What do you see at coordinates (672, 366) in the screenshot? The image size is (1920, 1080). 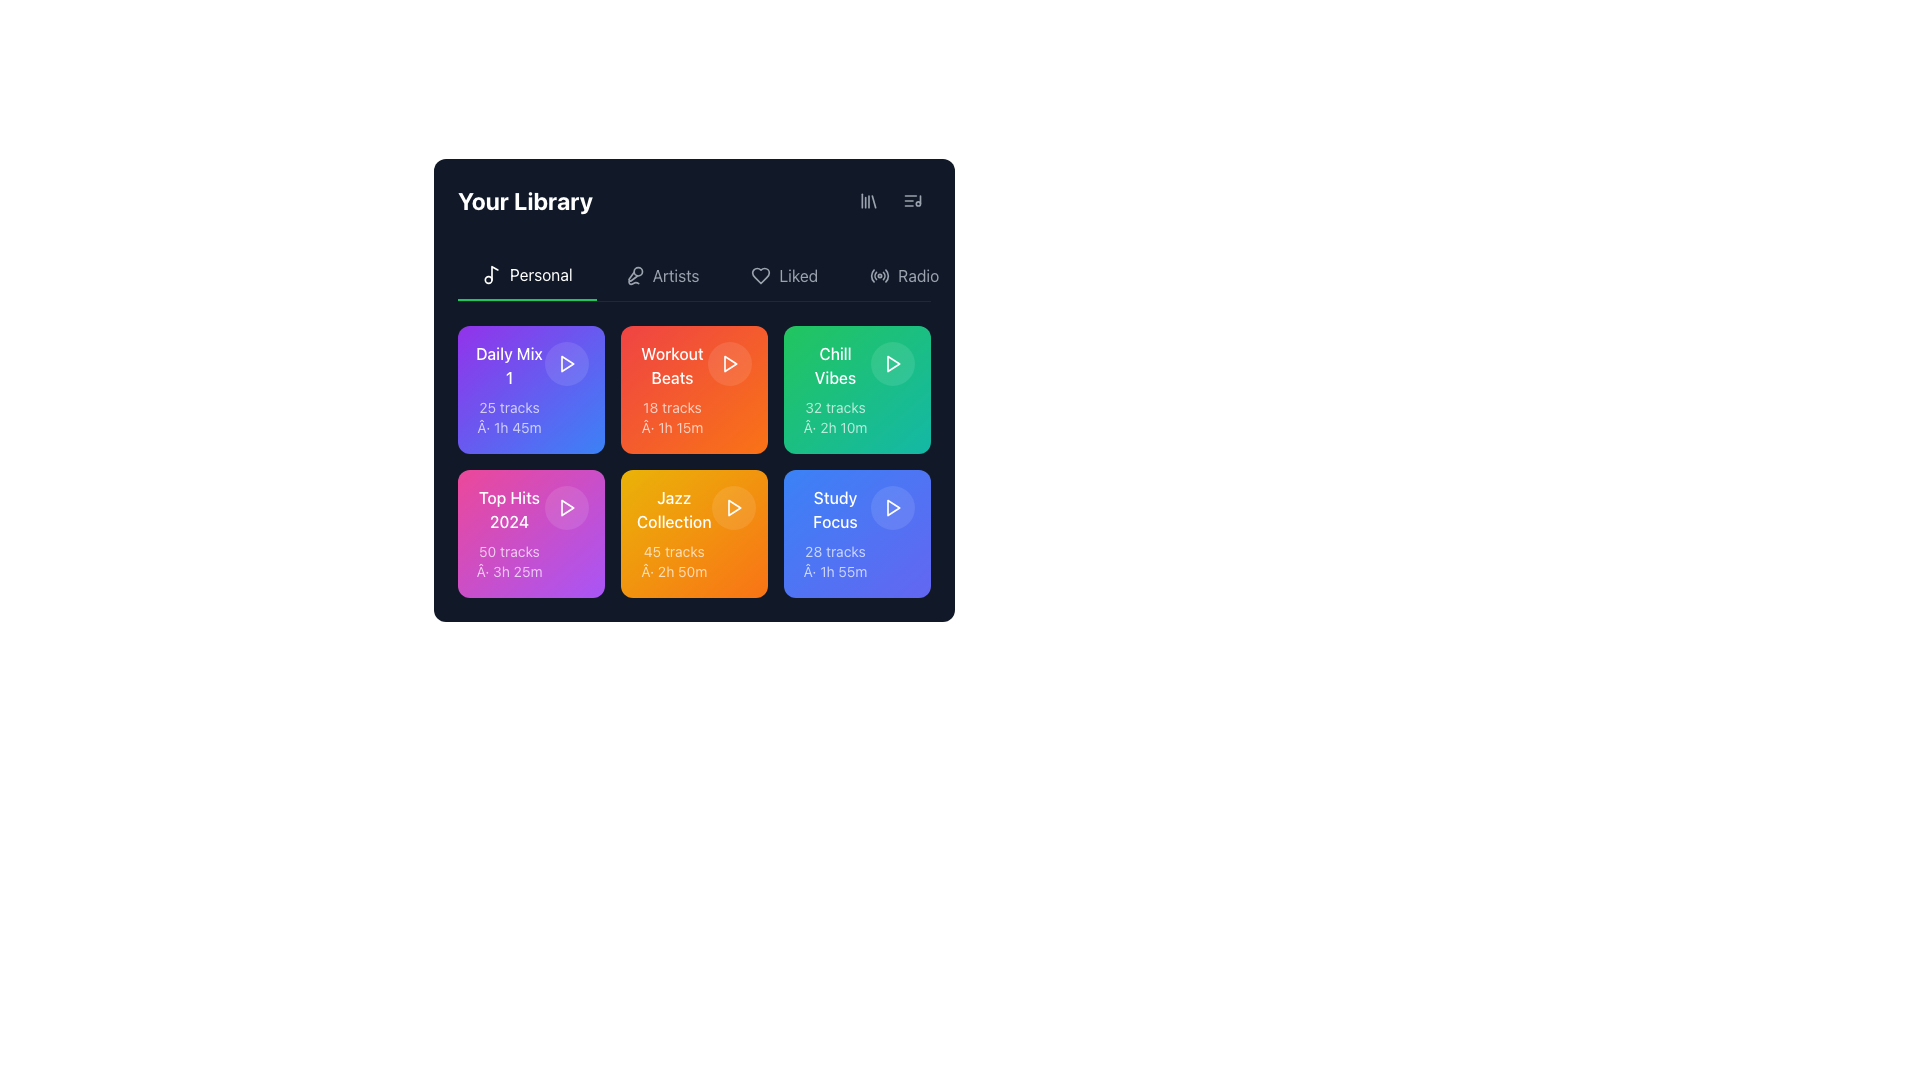 I see `text content of the 'Workout Beats' label, which is displayed in white font on a red-orange background, located in the second column of the first row in the playlist grid` at bounding box center [672, 366].